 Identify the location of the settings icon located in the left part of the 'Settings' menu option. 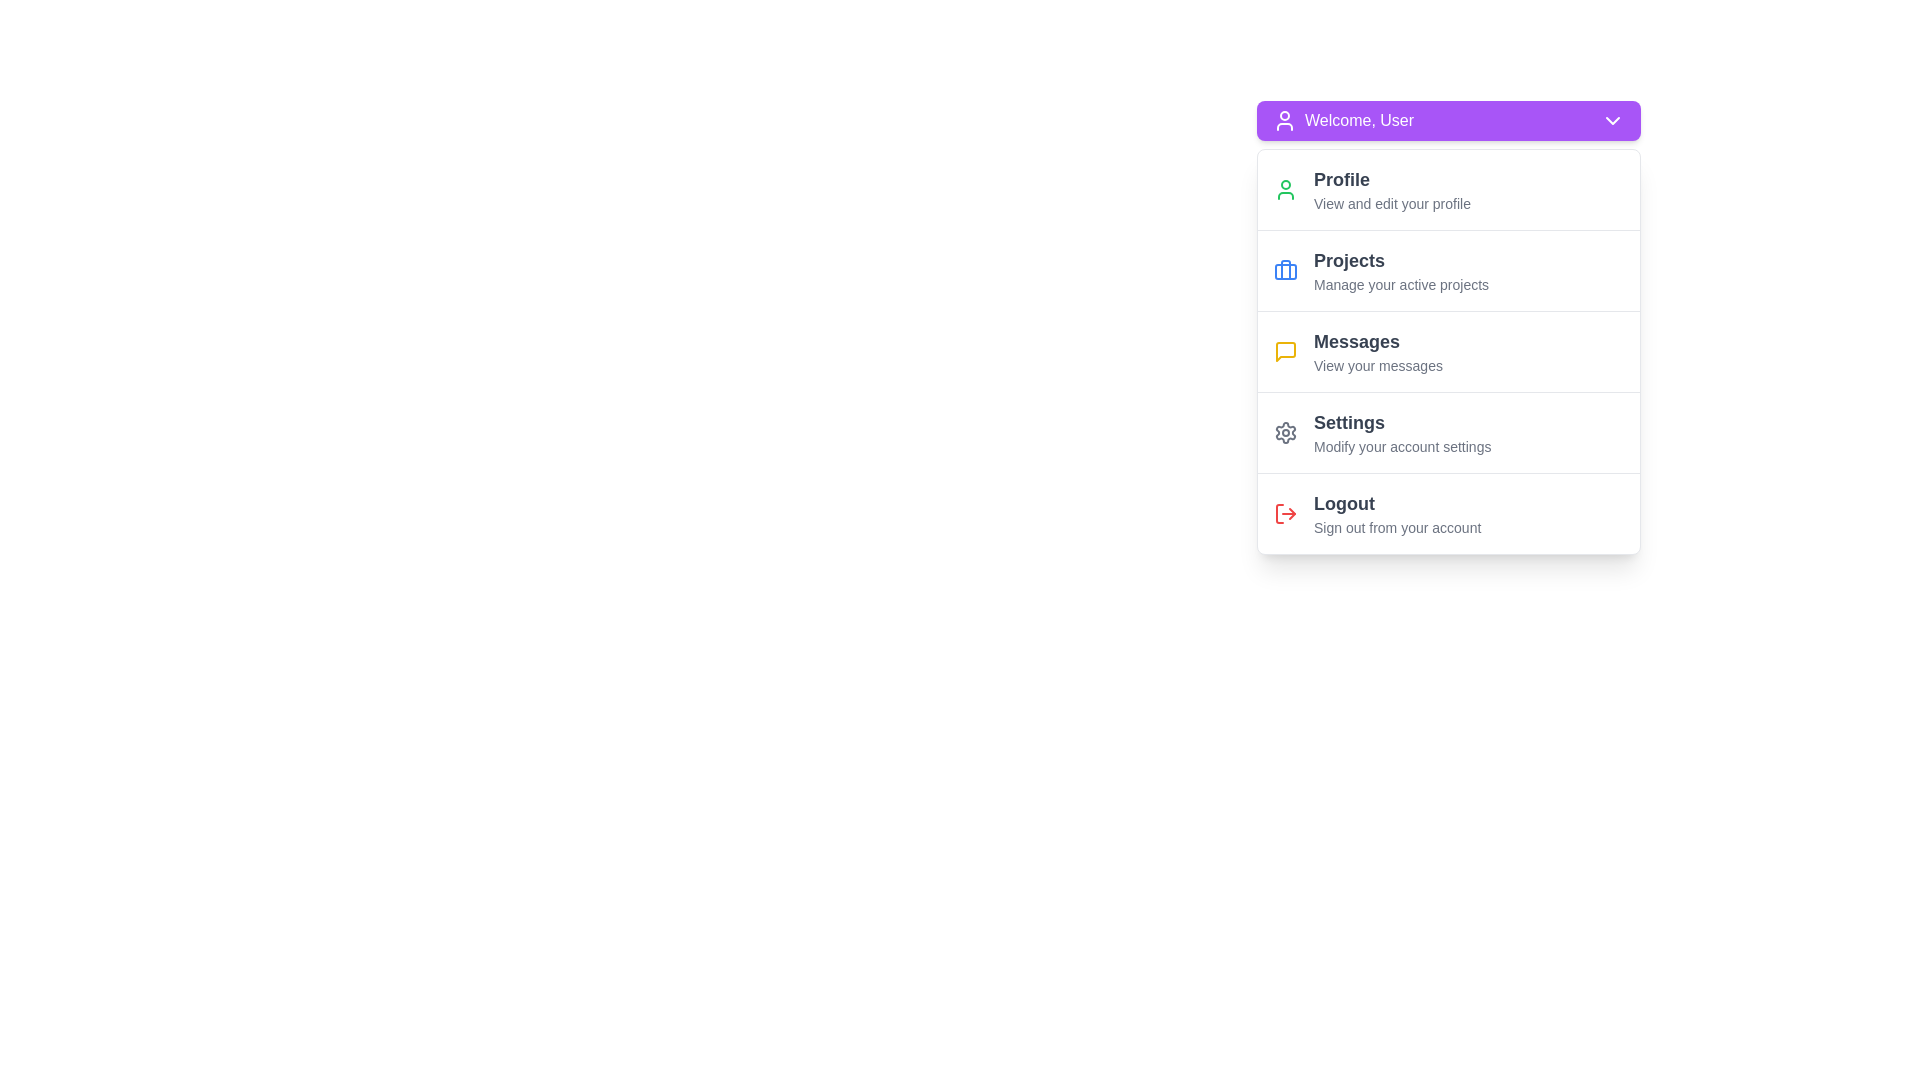
(1286, 431).